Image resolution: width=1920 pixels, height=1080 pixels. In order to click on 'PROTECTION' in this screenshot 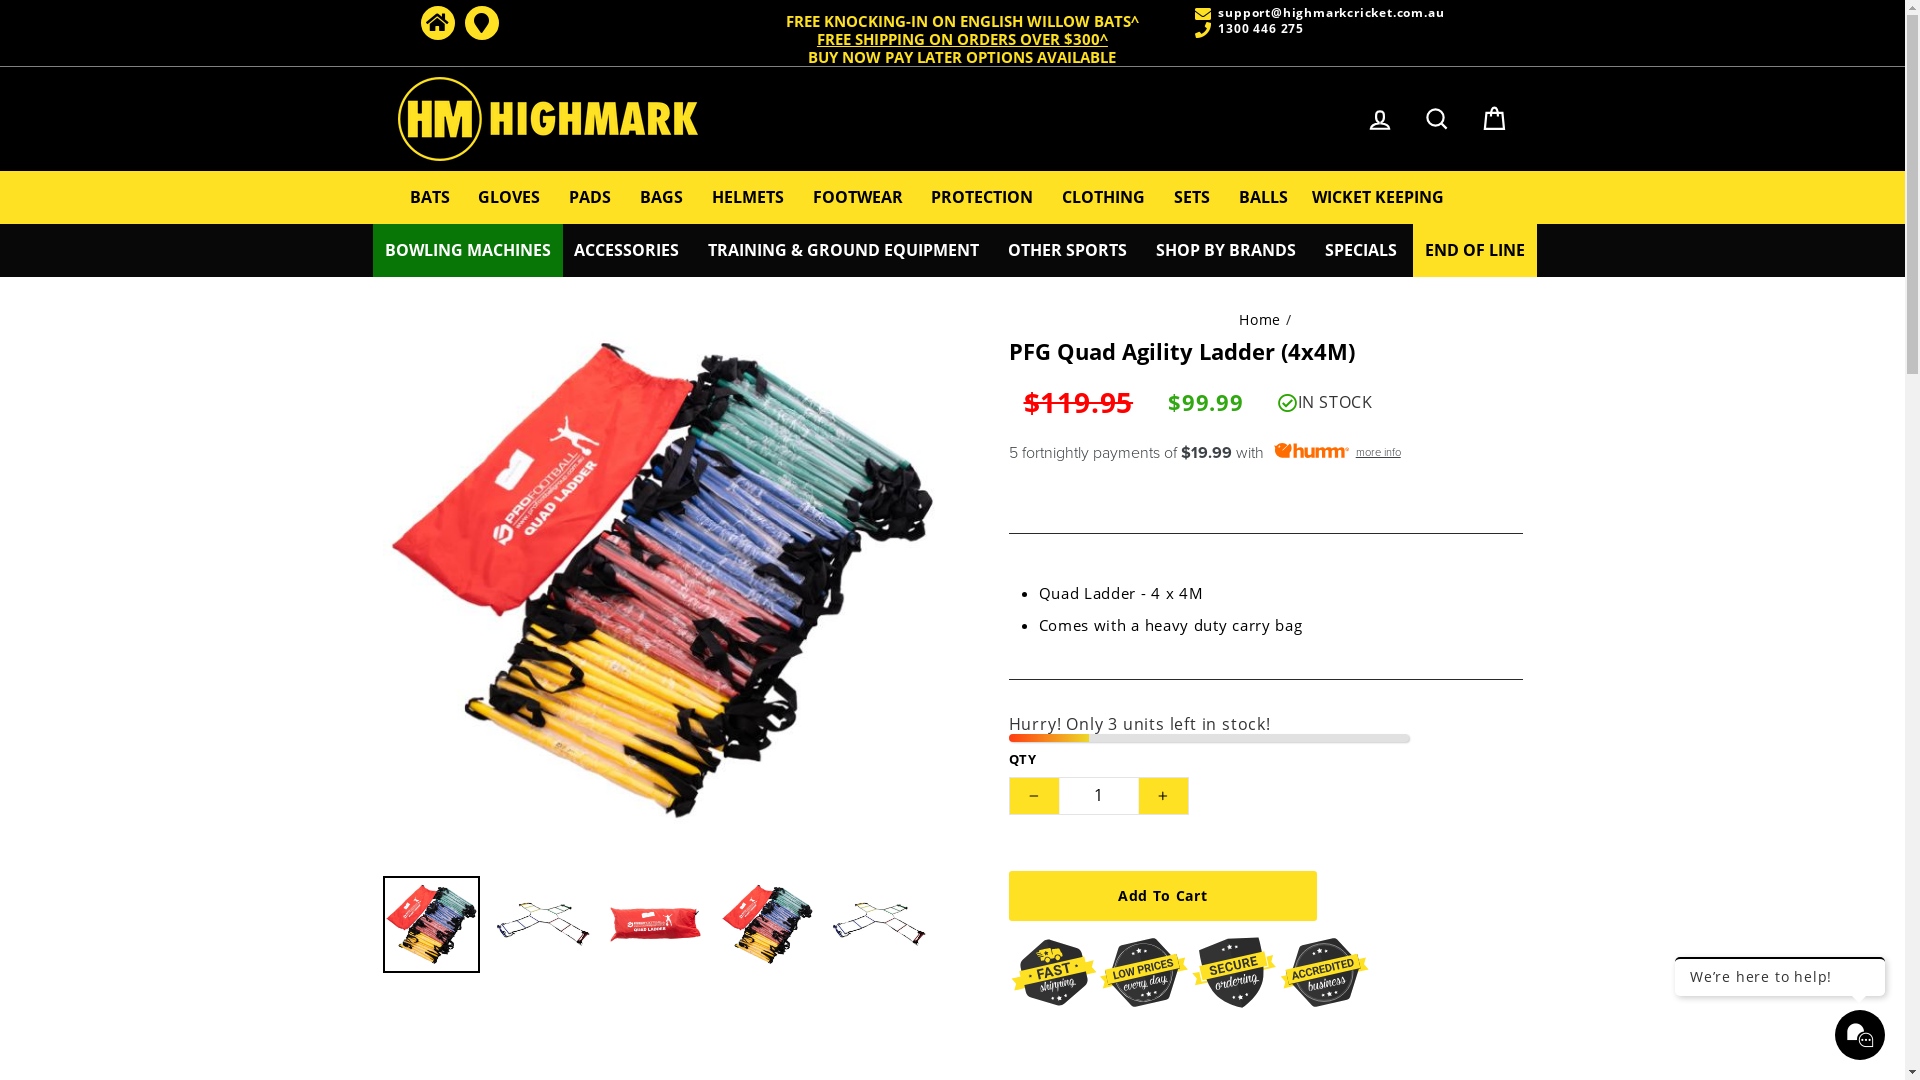, I will do `click(982, 197)`.